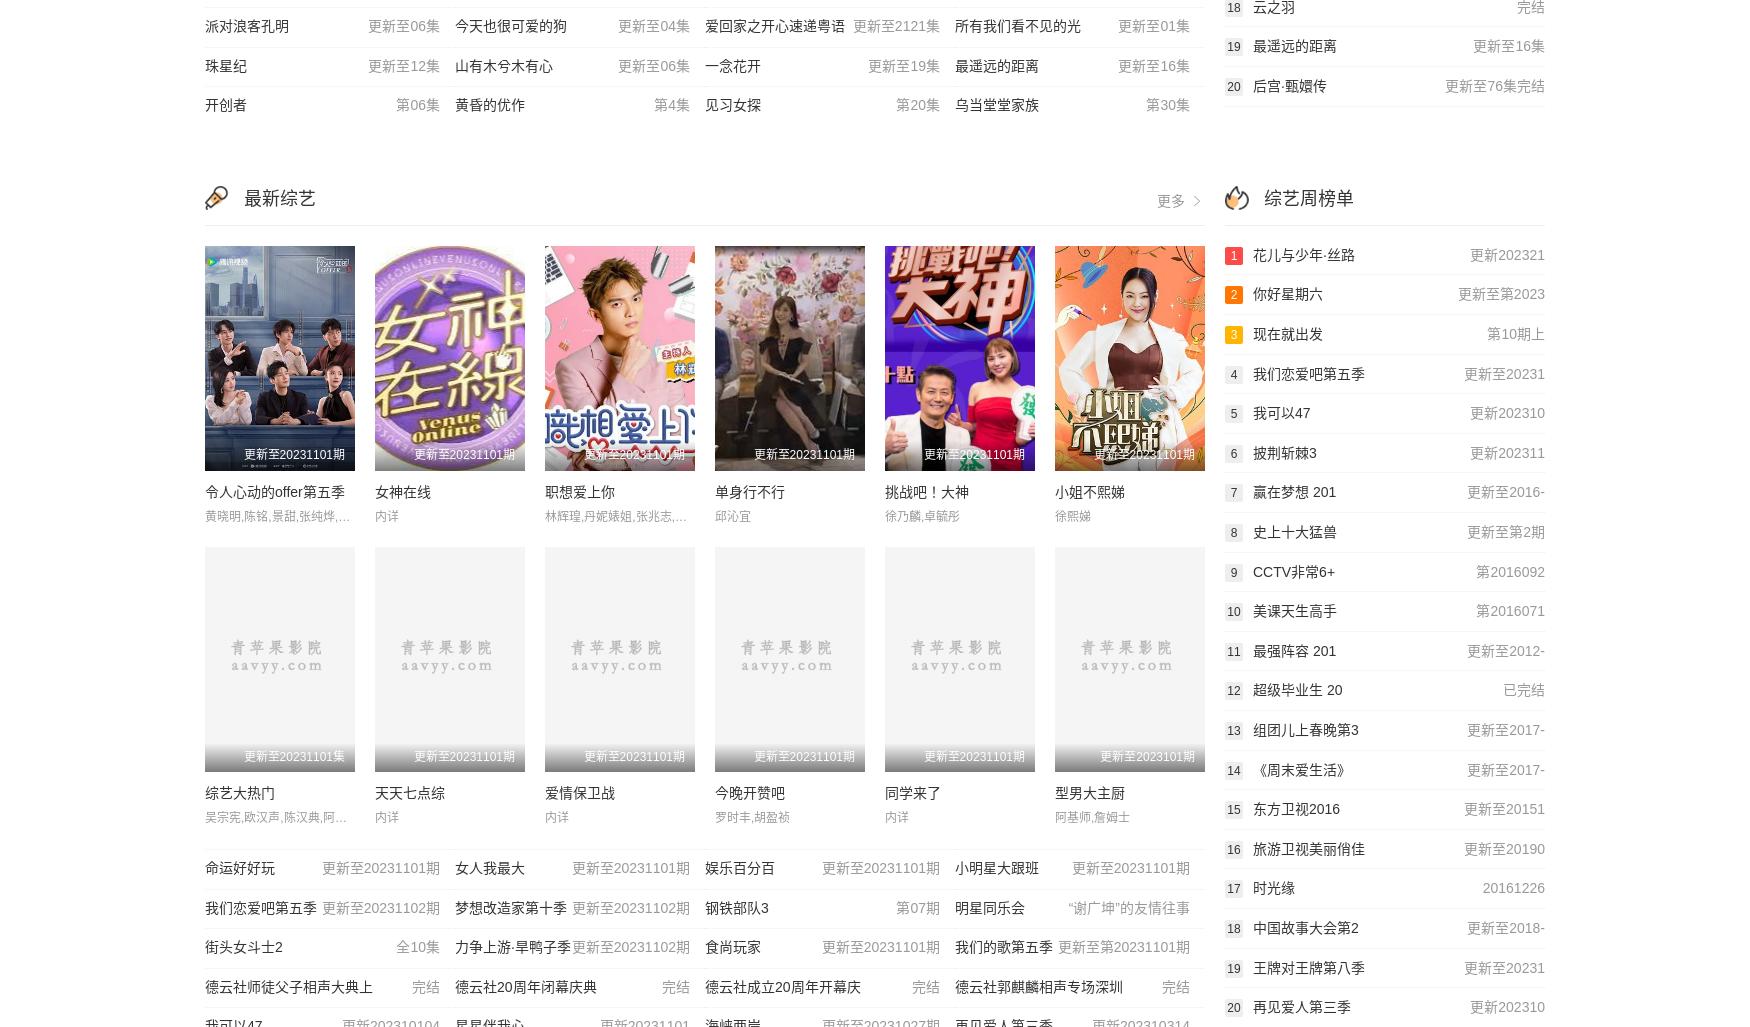 The width and height of the screenshot is (1750, 1027). I want to click on '4', so click(1233, 374).